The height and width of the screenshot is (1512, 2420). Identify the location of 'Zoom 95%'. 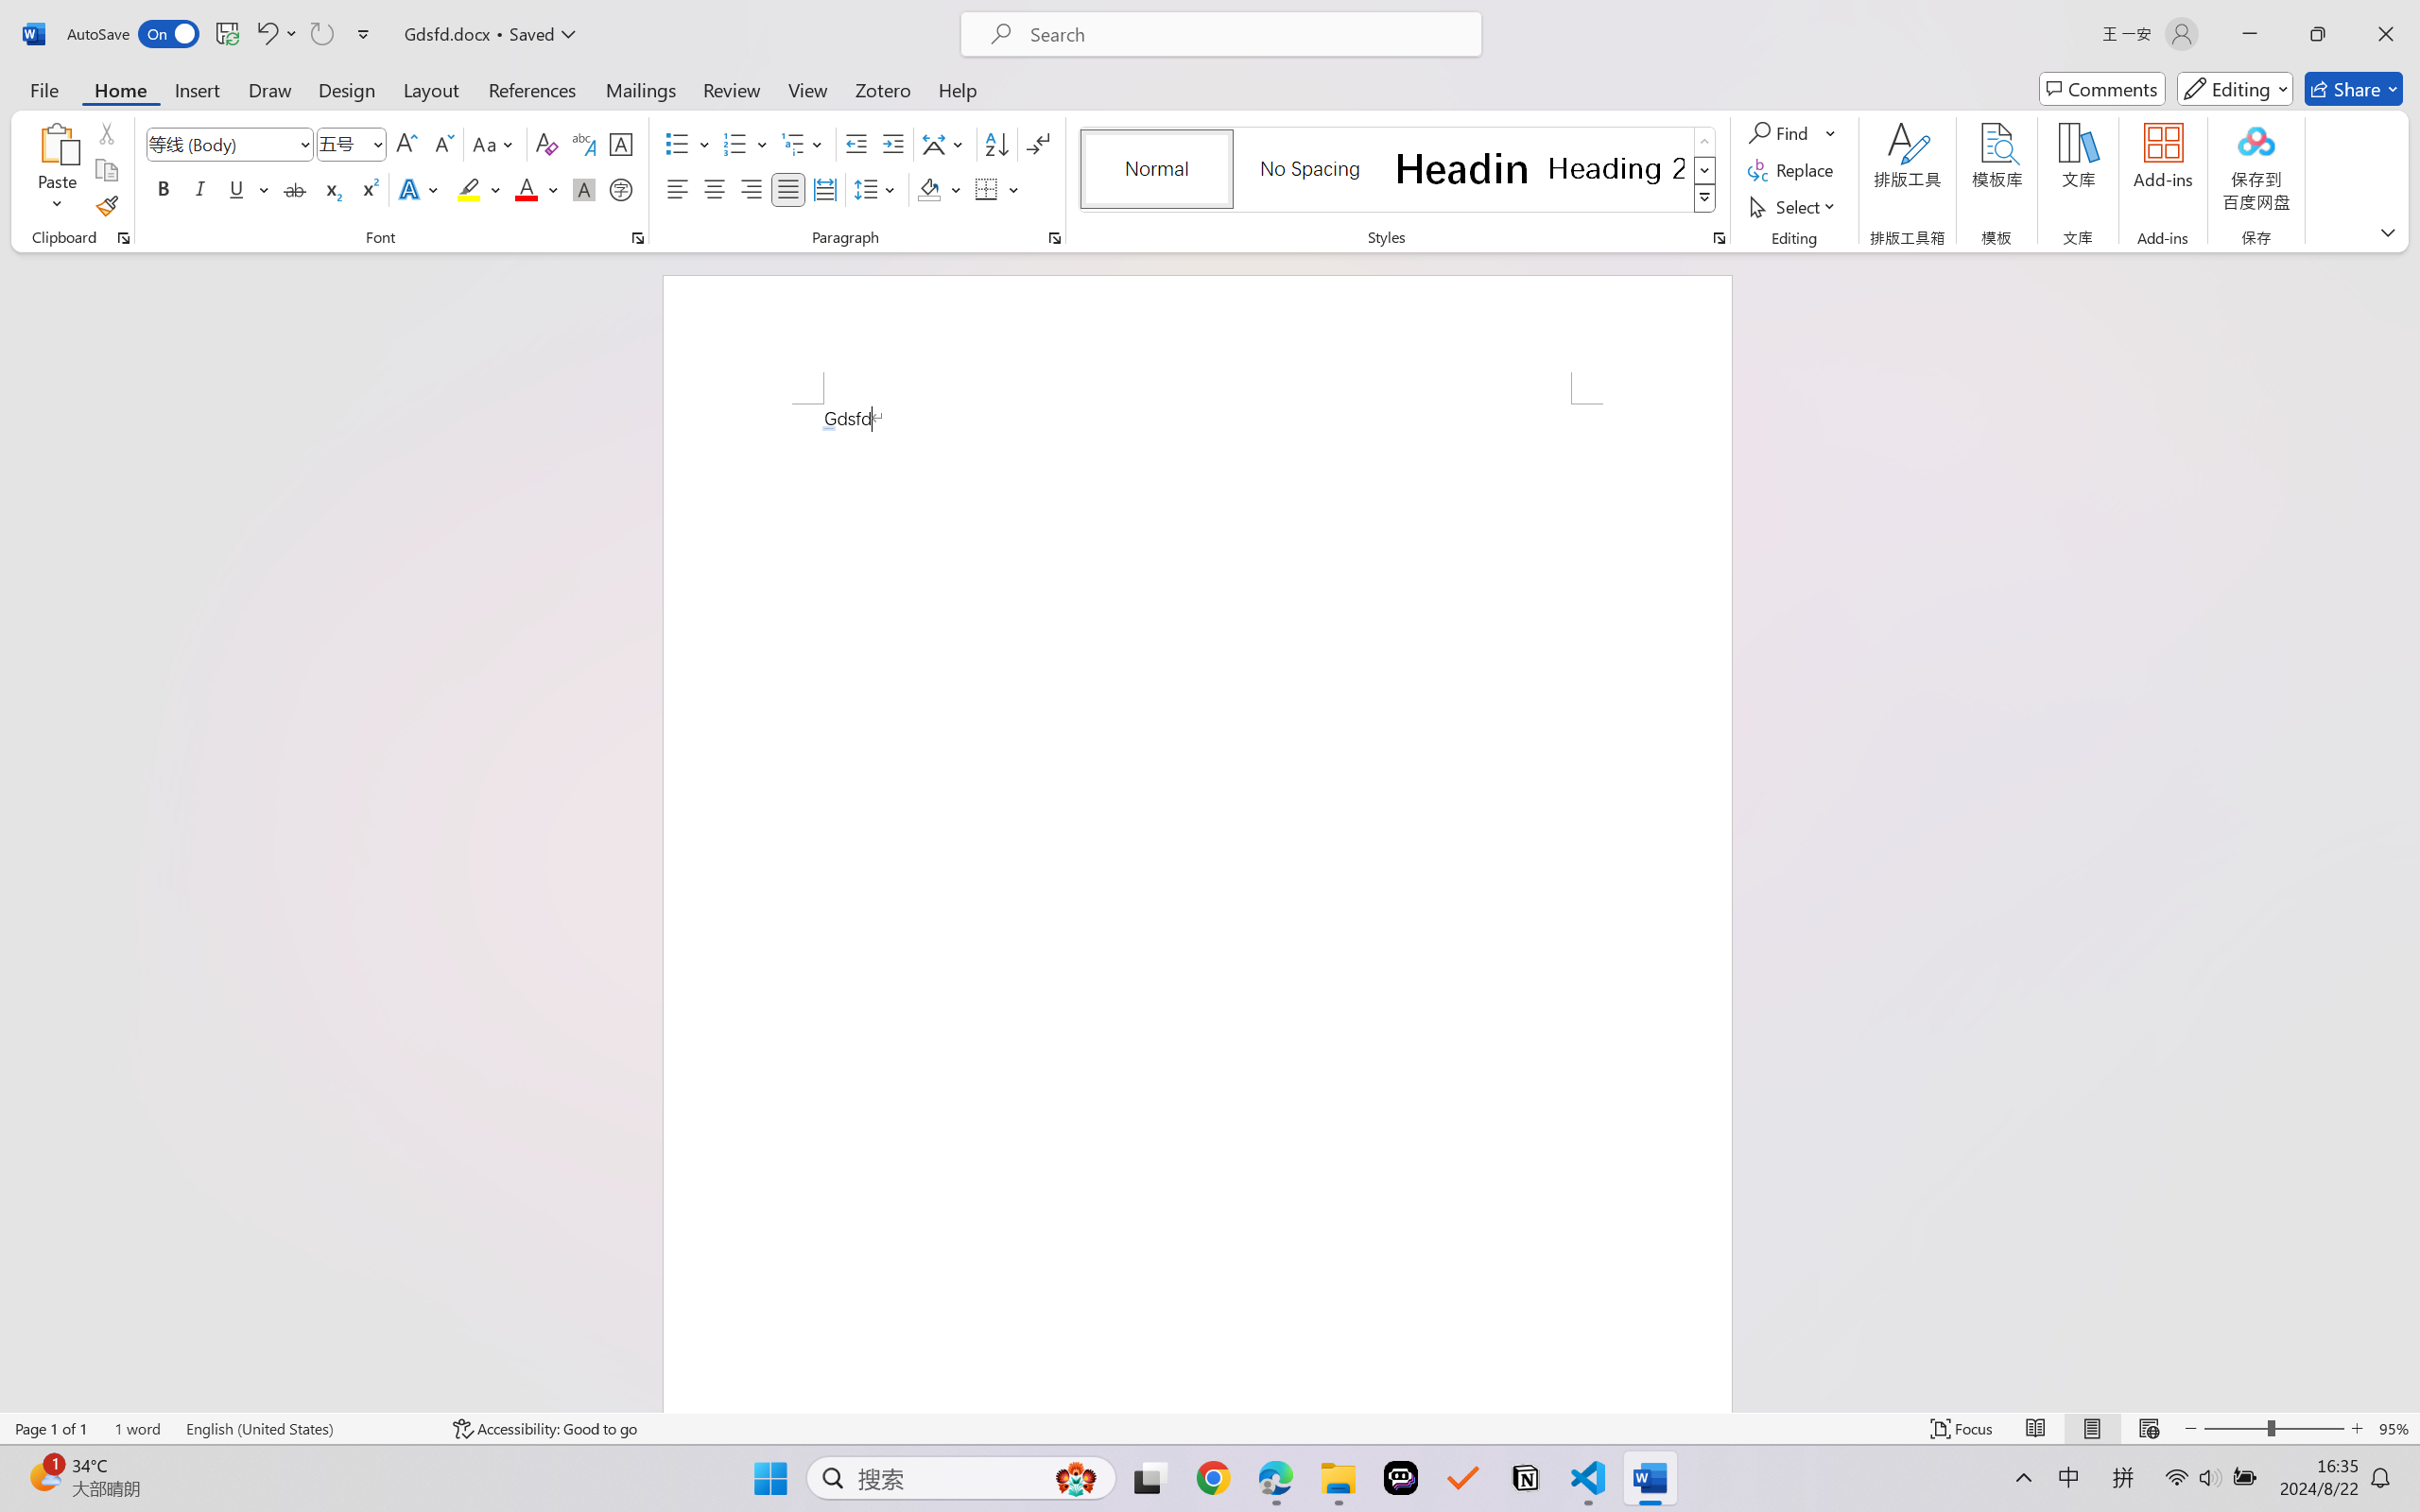
(2394, 1428).